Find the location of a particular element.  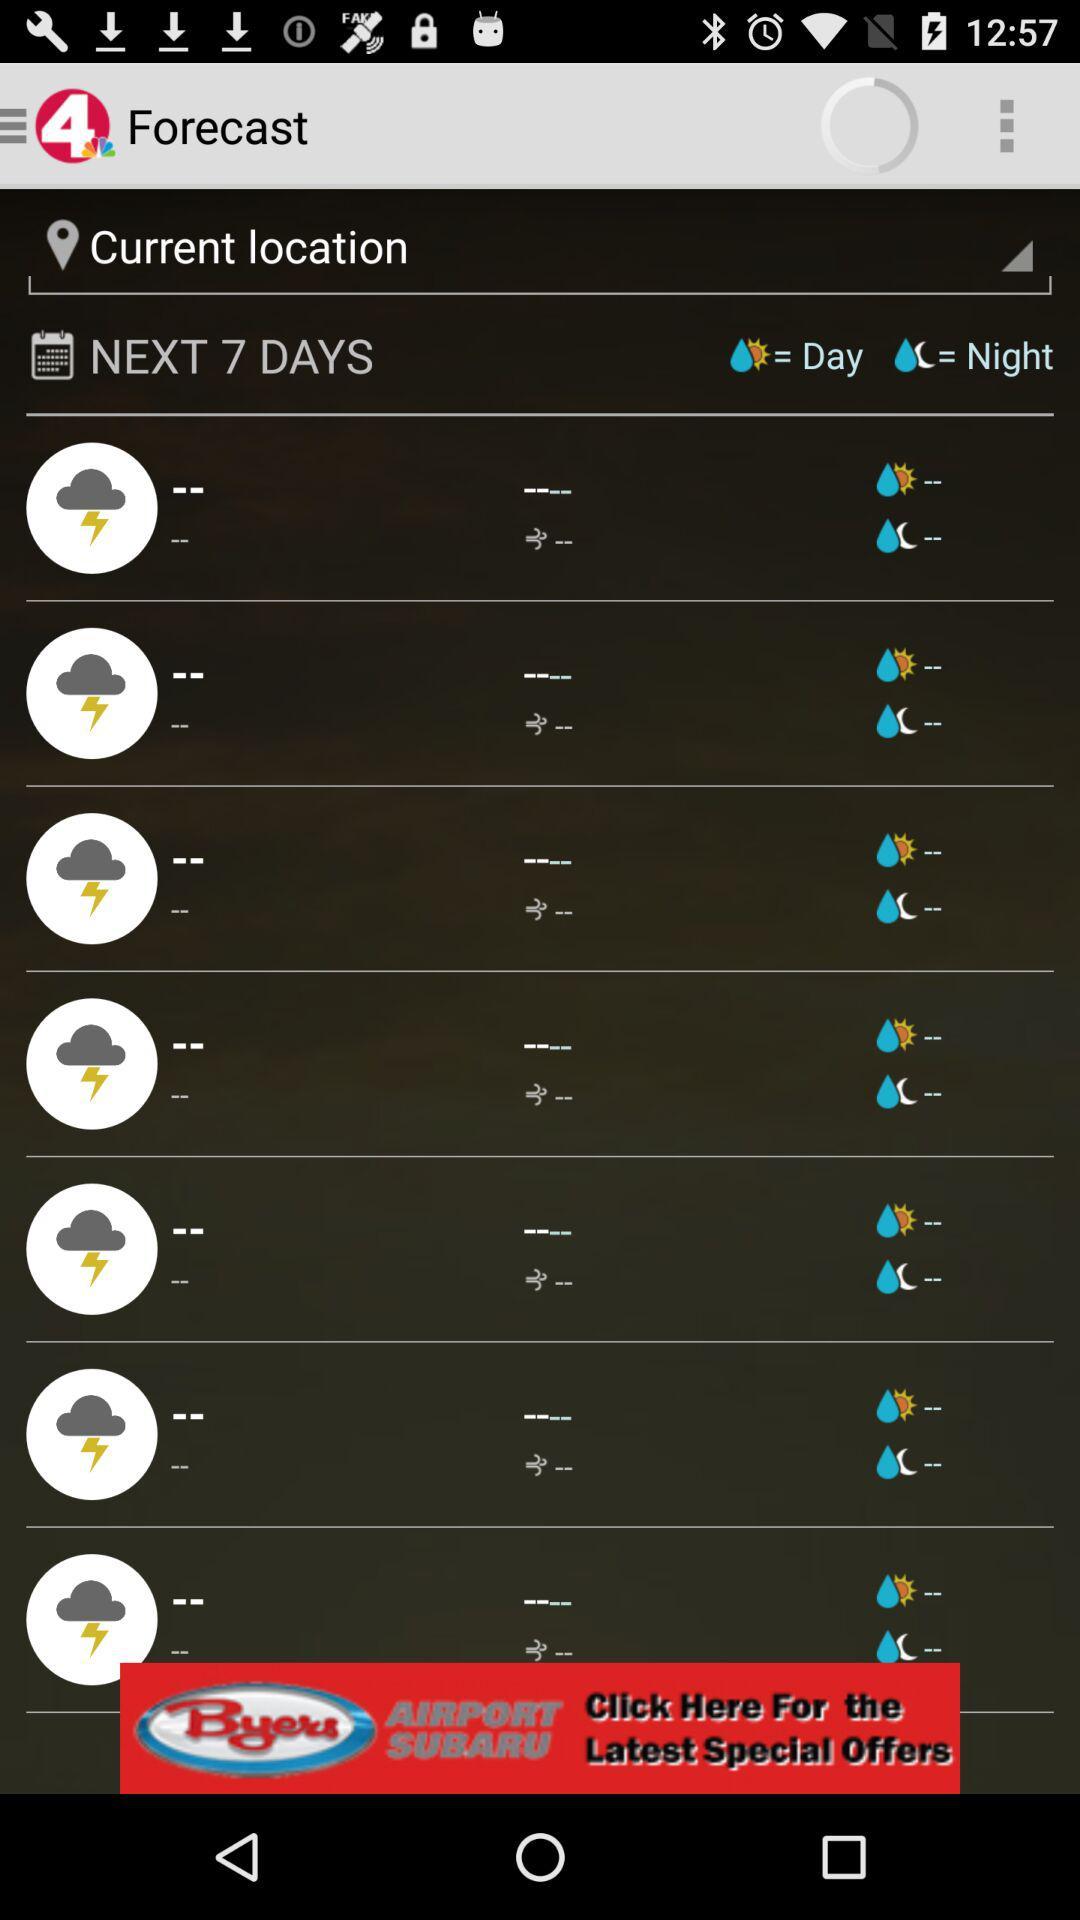

item next to the -- item is located at coordinates (909, 1647).